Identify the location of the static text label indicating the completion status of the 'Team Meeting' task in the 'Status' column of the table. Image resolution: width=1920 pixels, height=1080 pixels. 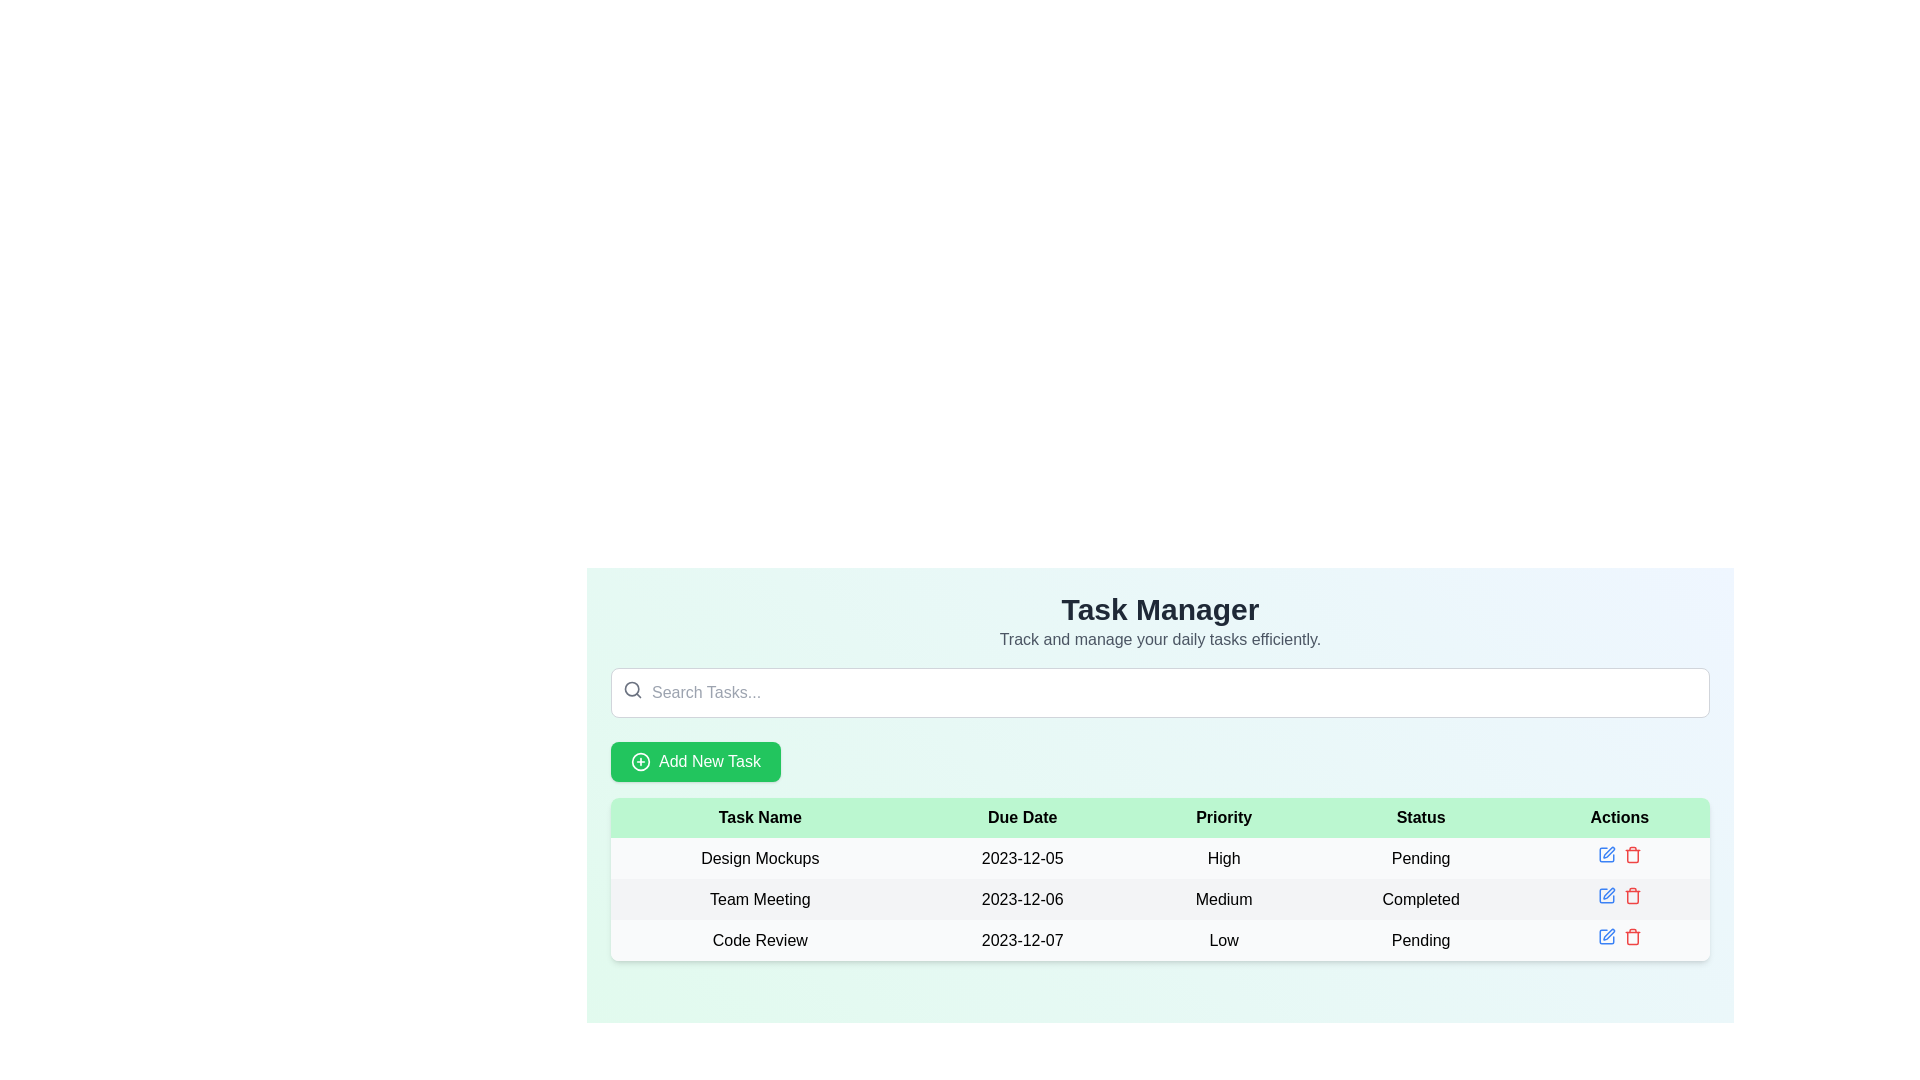
(1420, 898).